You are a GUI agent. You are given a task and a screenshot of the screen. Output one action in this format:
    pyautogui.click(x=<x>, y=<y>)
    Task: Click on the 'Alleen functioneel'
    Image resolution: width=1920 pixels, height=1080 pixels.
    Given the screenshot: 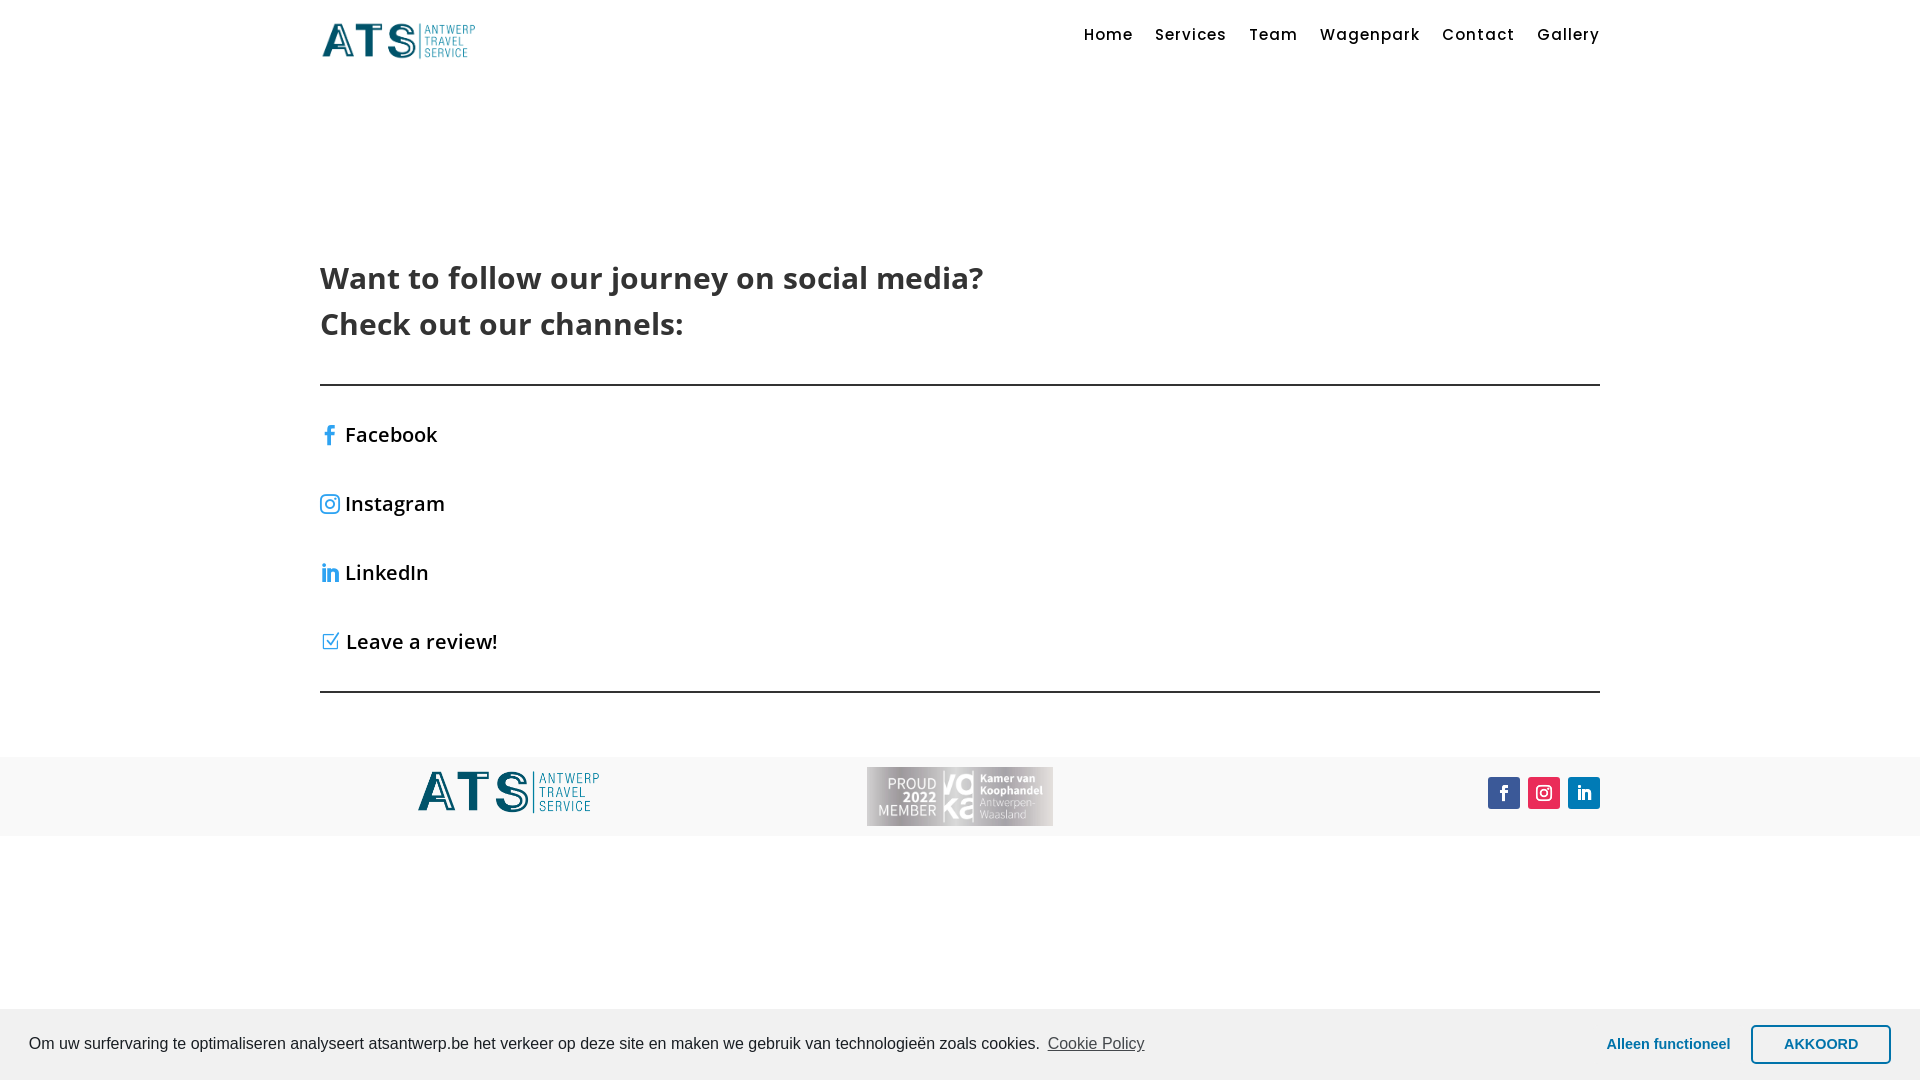 What is the action you would take?
    pyautogui.click(x=1668, y=1043)
    